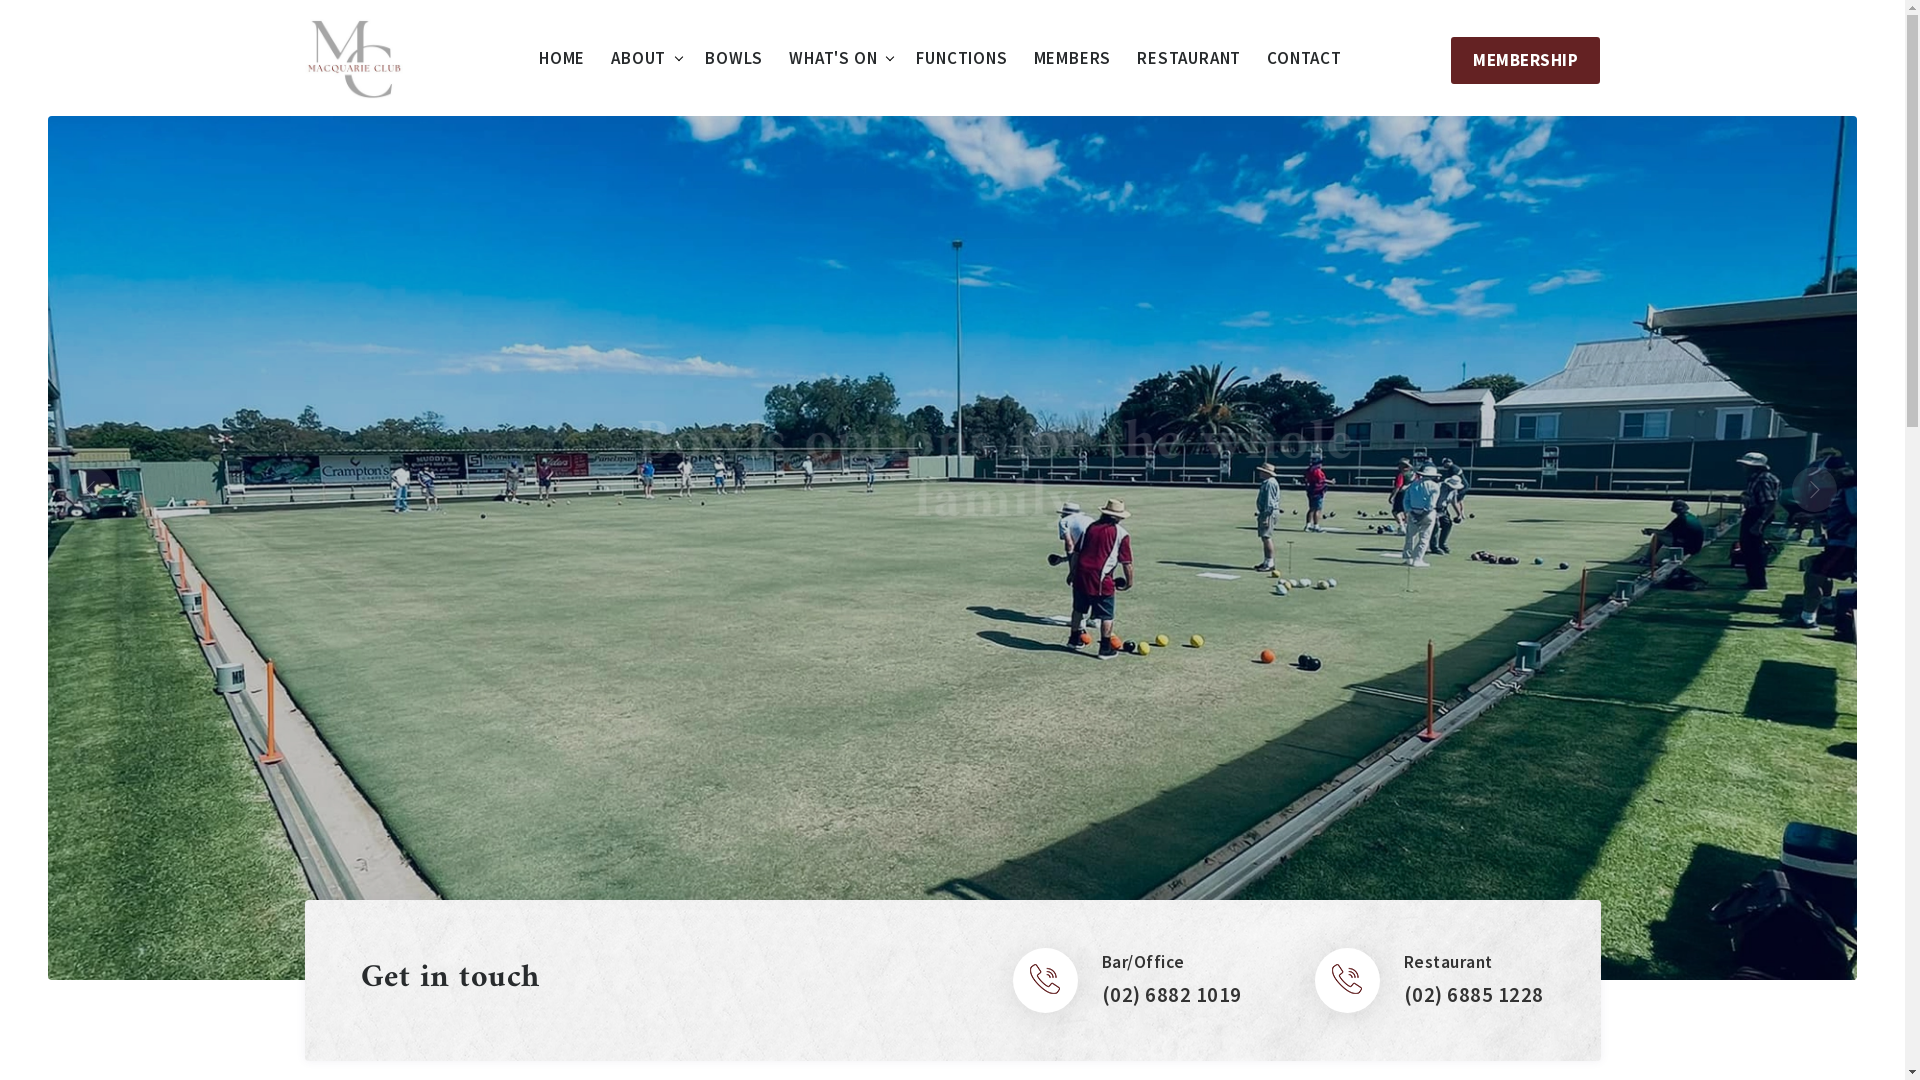 The height and width of the screenshot is (1080, 1920). I want to click on 'BOWLS', so click(733, 57).